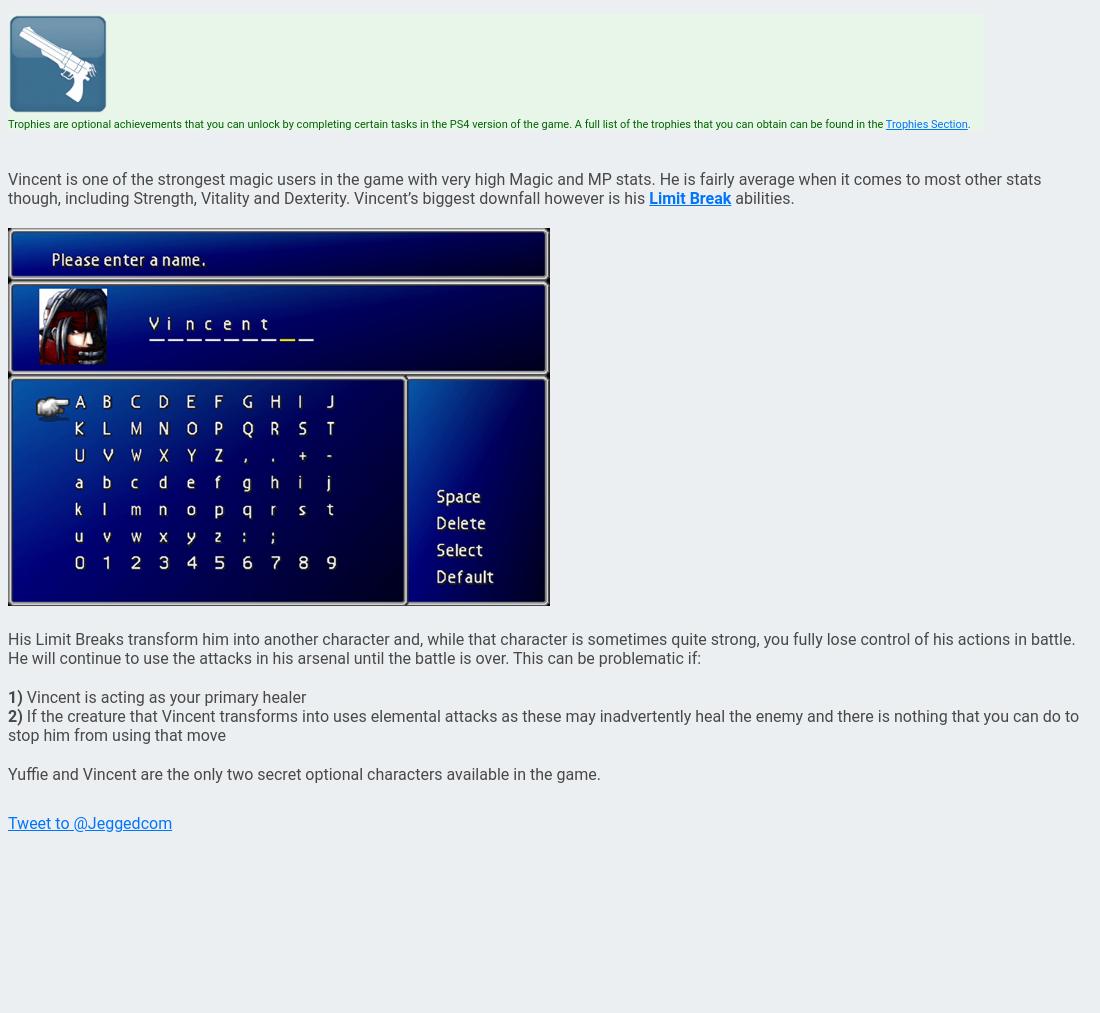 This screenshot has height=1013, width=1100. What do you see at coordinates (303, 774) in the screenshot?
I see `'Yuffie and Vincent are the only two secret optional characters available in the game.'` at bounding box center [303, 774].